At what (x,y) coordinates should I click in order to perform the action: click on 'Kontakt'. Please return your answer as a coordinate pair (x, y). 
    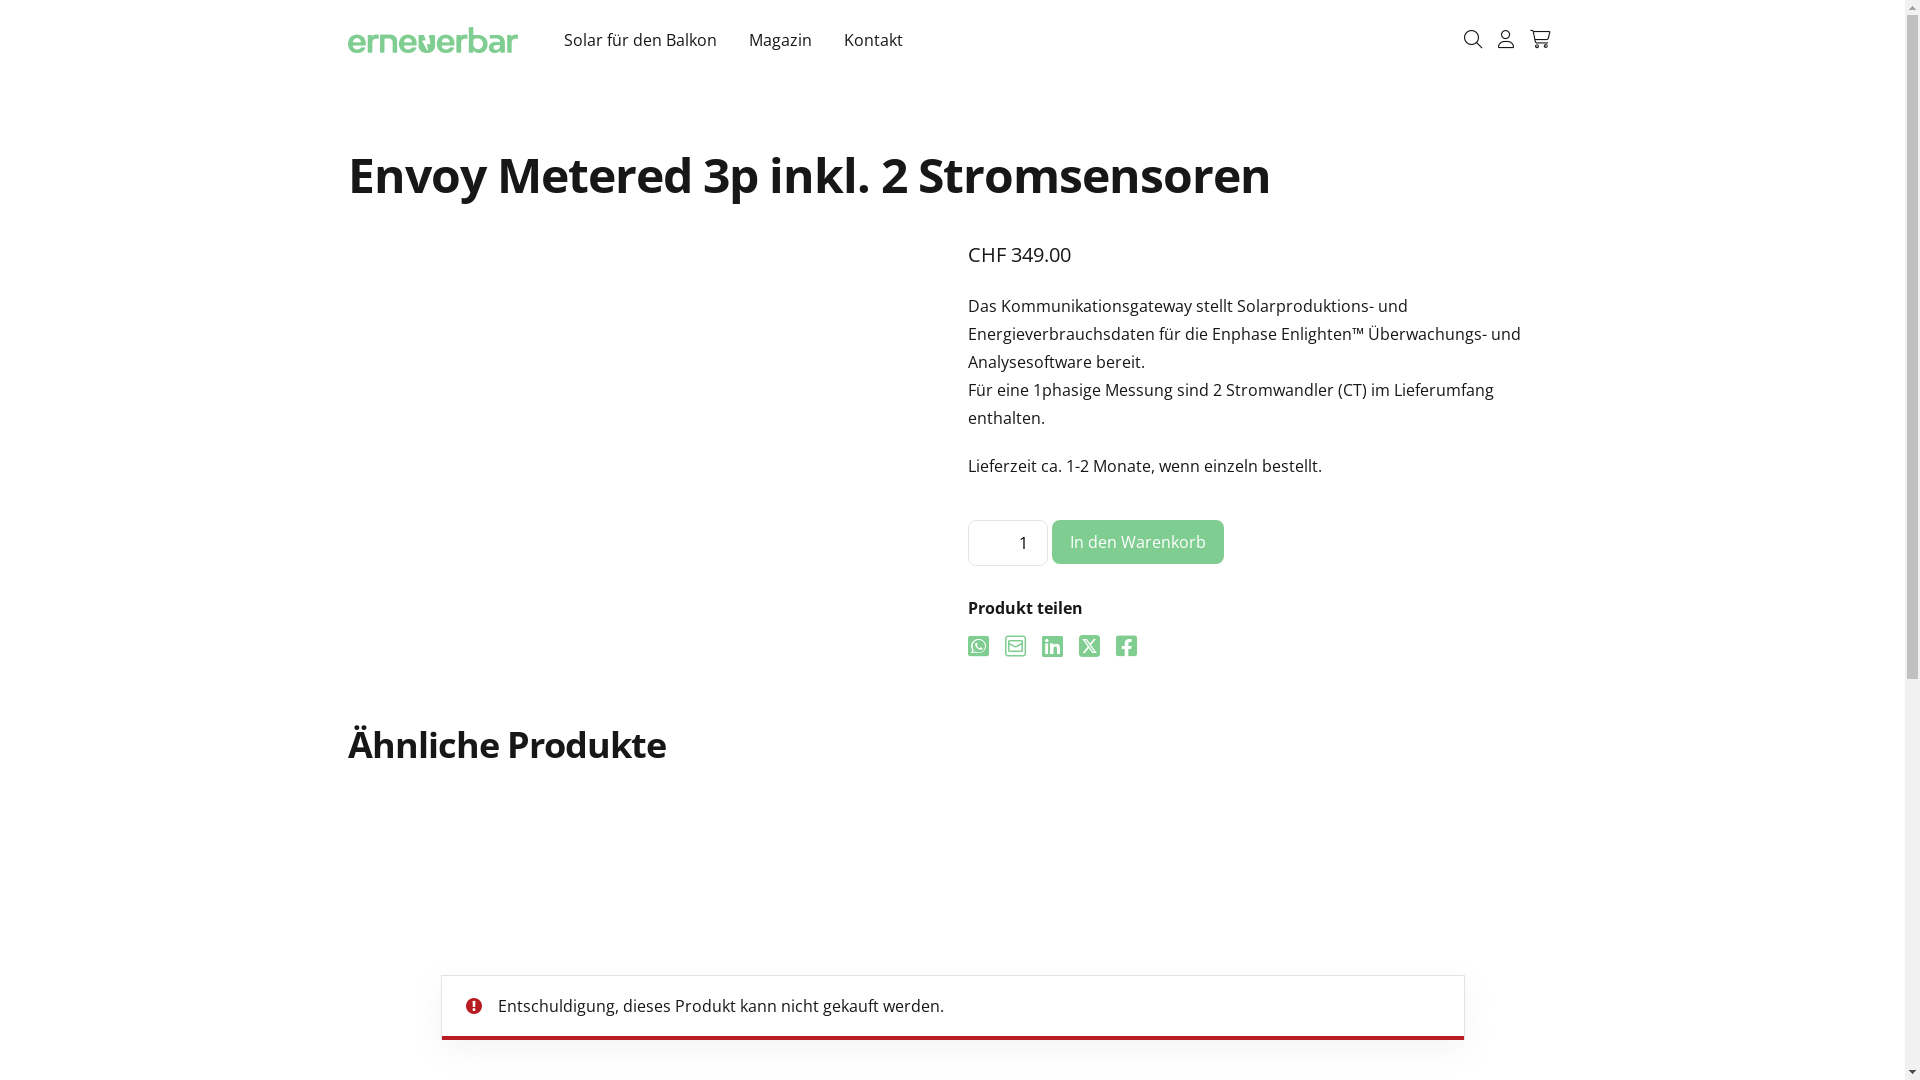
    Looking at the image, I should click on (828, 39).